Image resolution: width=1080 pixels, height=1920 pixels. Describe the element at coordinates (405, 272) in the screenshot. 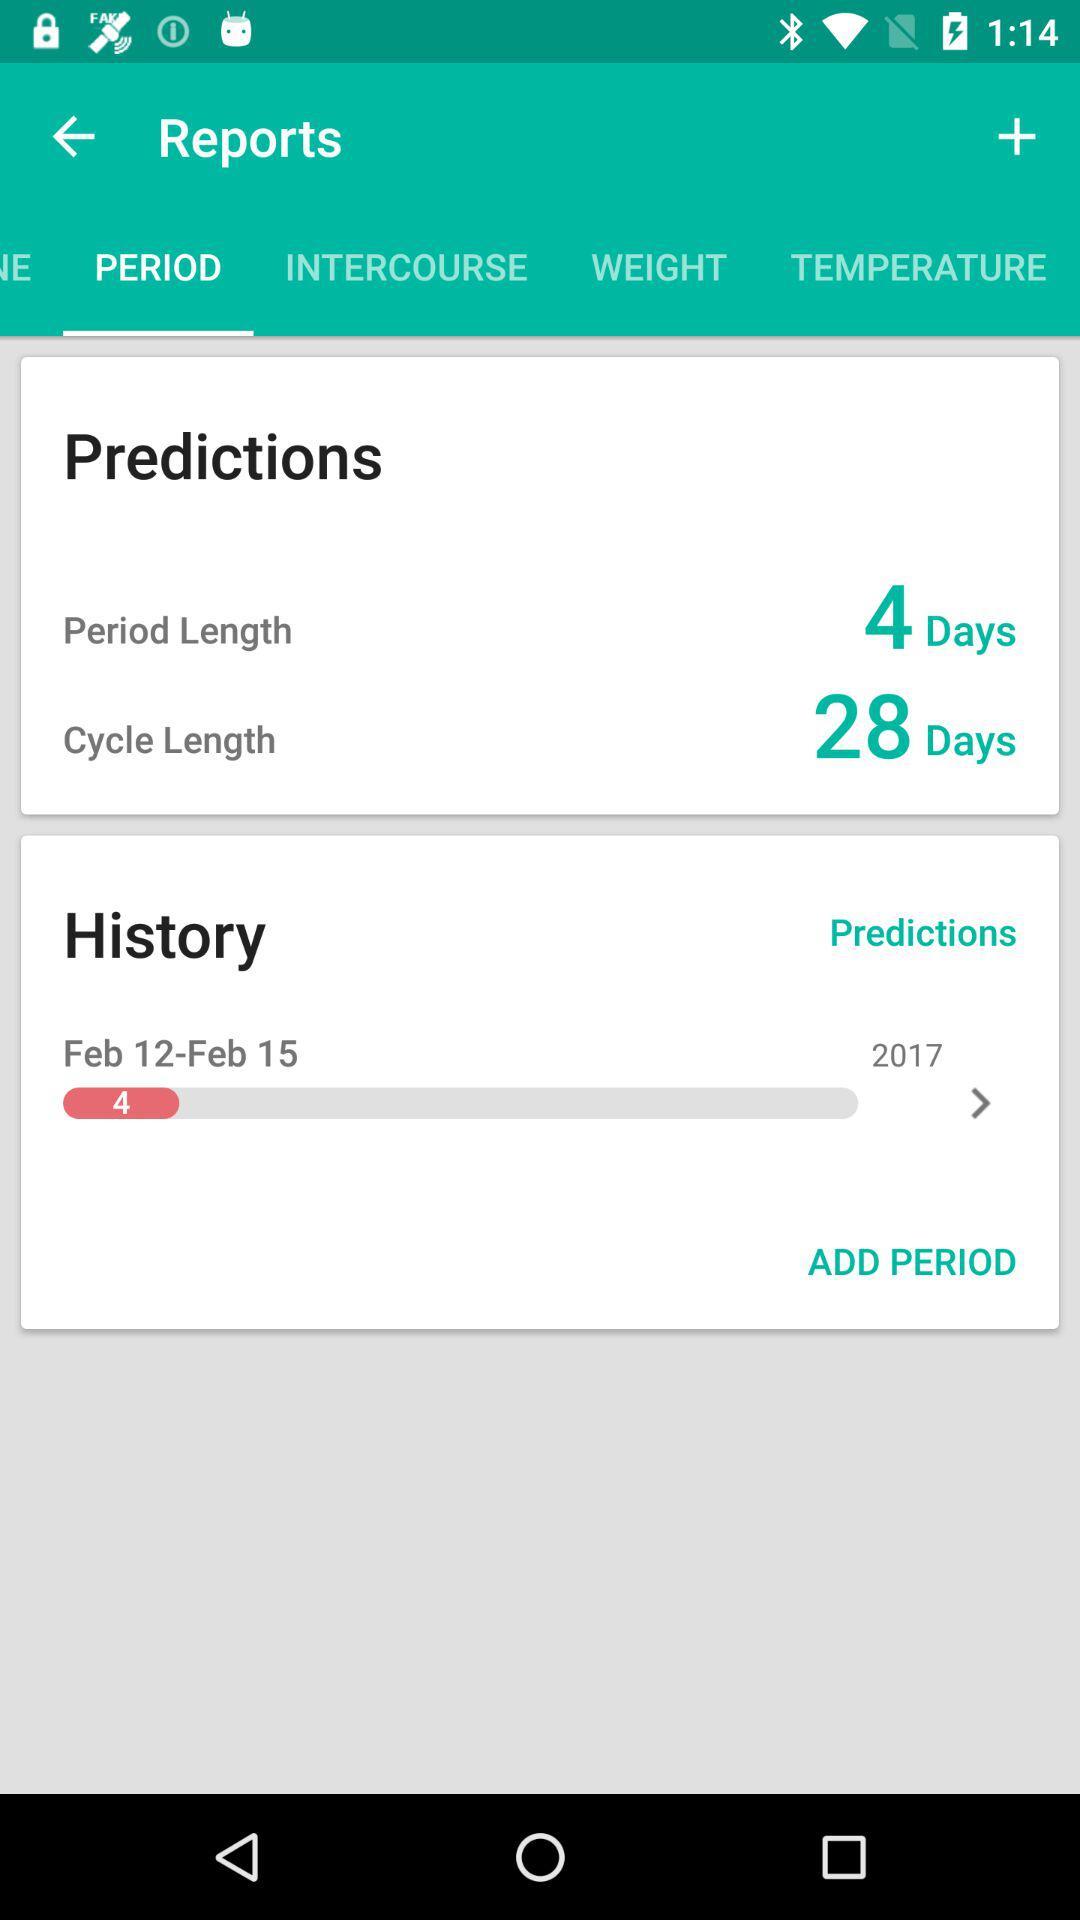

I see `the intercourse item` at that location.